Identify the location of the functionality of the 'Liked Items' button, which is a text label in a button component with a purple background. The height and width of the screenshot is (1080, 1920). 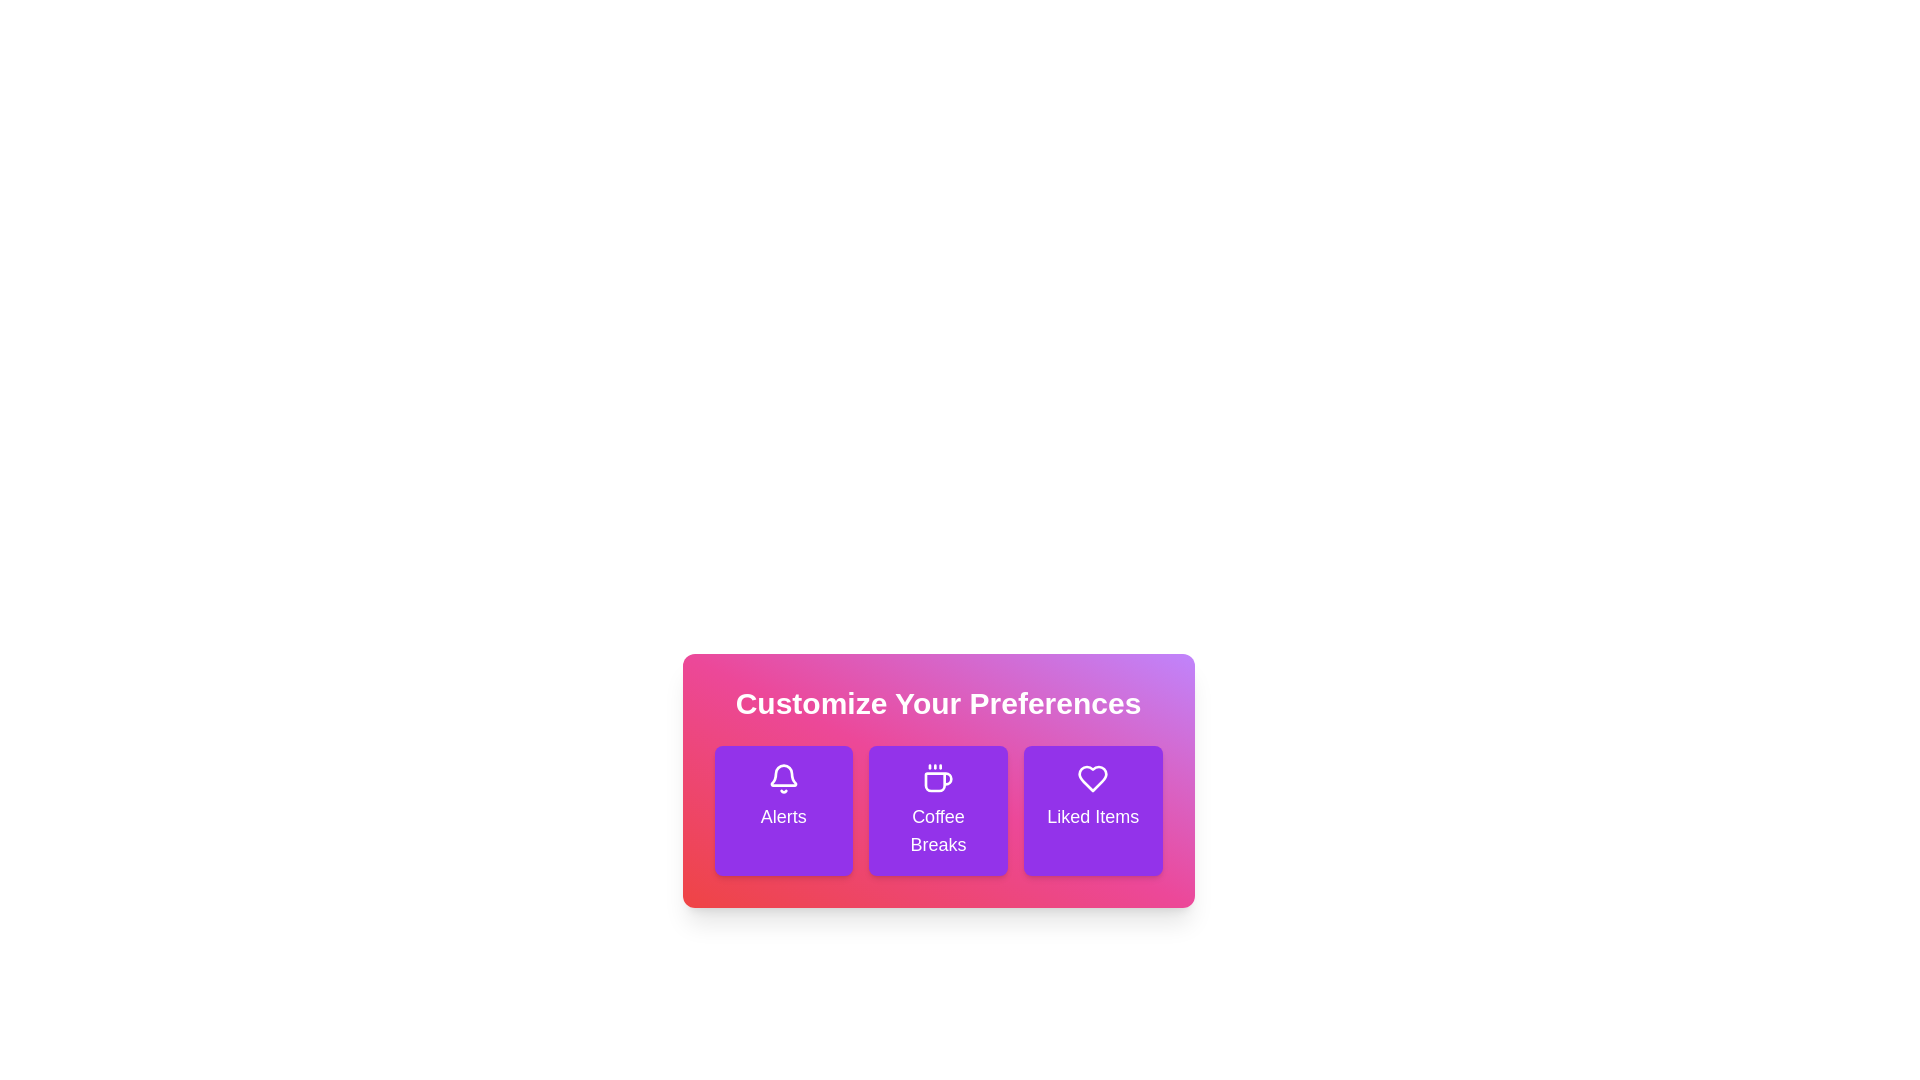
(1092, 817).